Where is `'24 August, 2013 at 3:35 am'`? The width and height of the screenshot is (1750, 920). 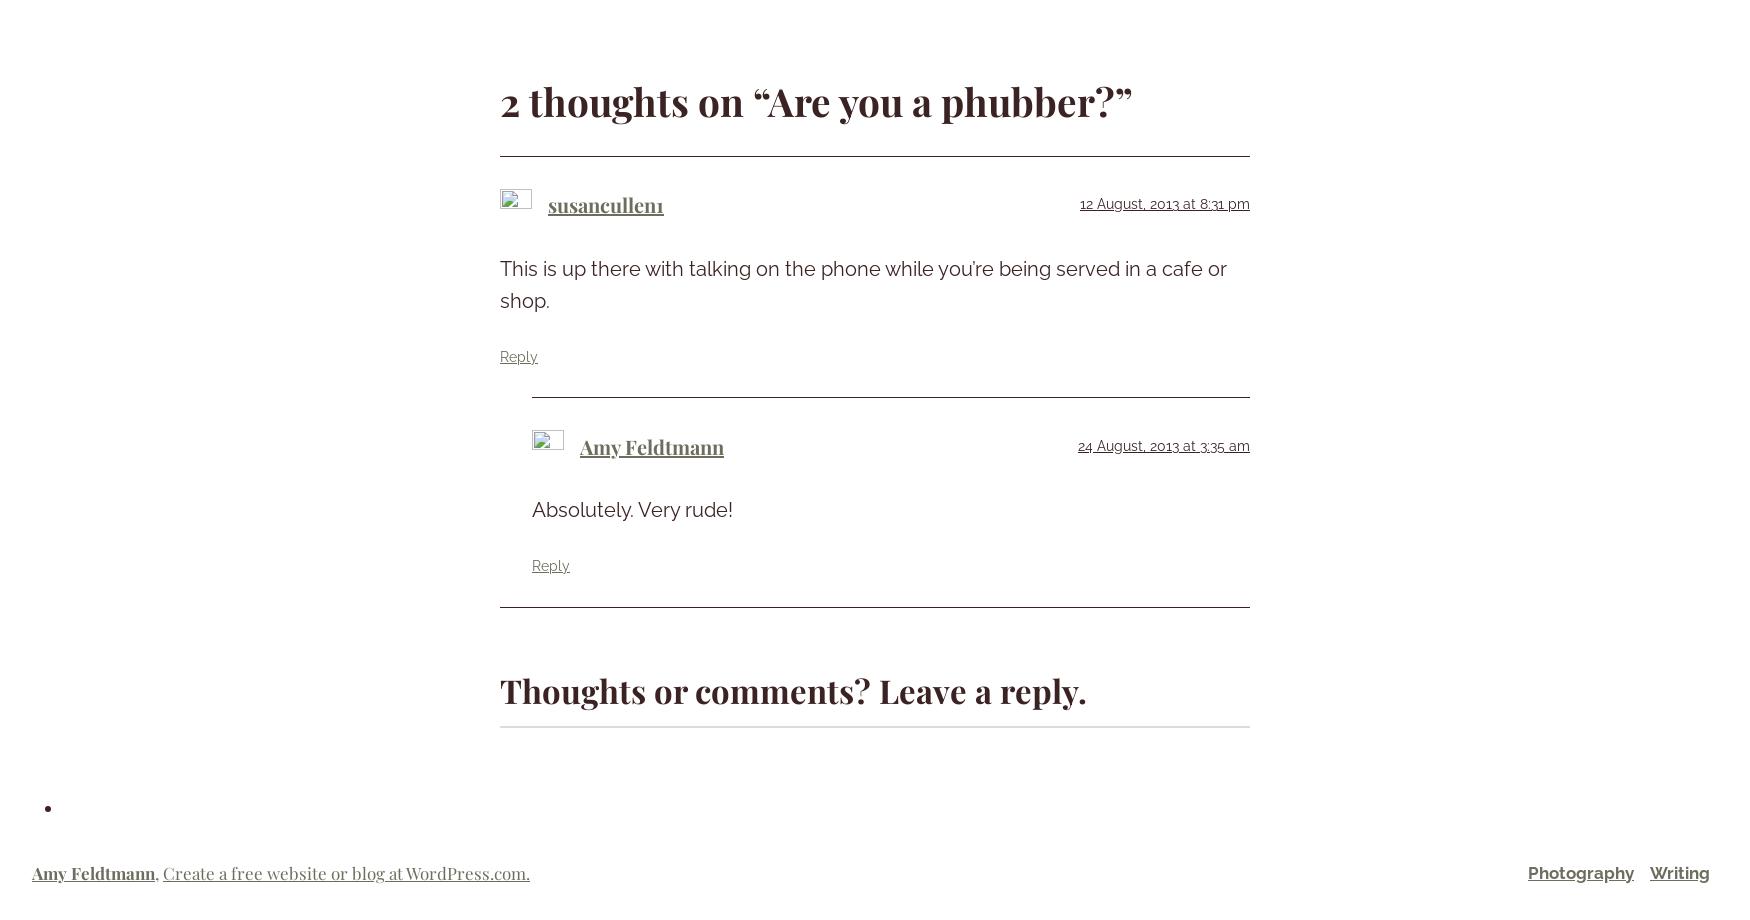 '24 August, 2013 at 3:35 am' is located at coordinates (1162, 444).